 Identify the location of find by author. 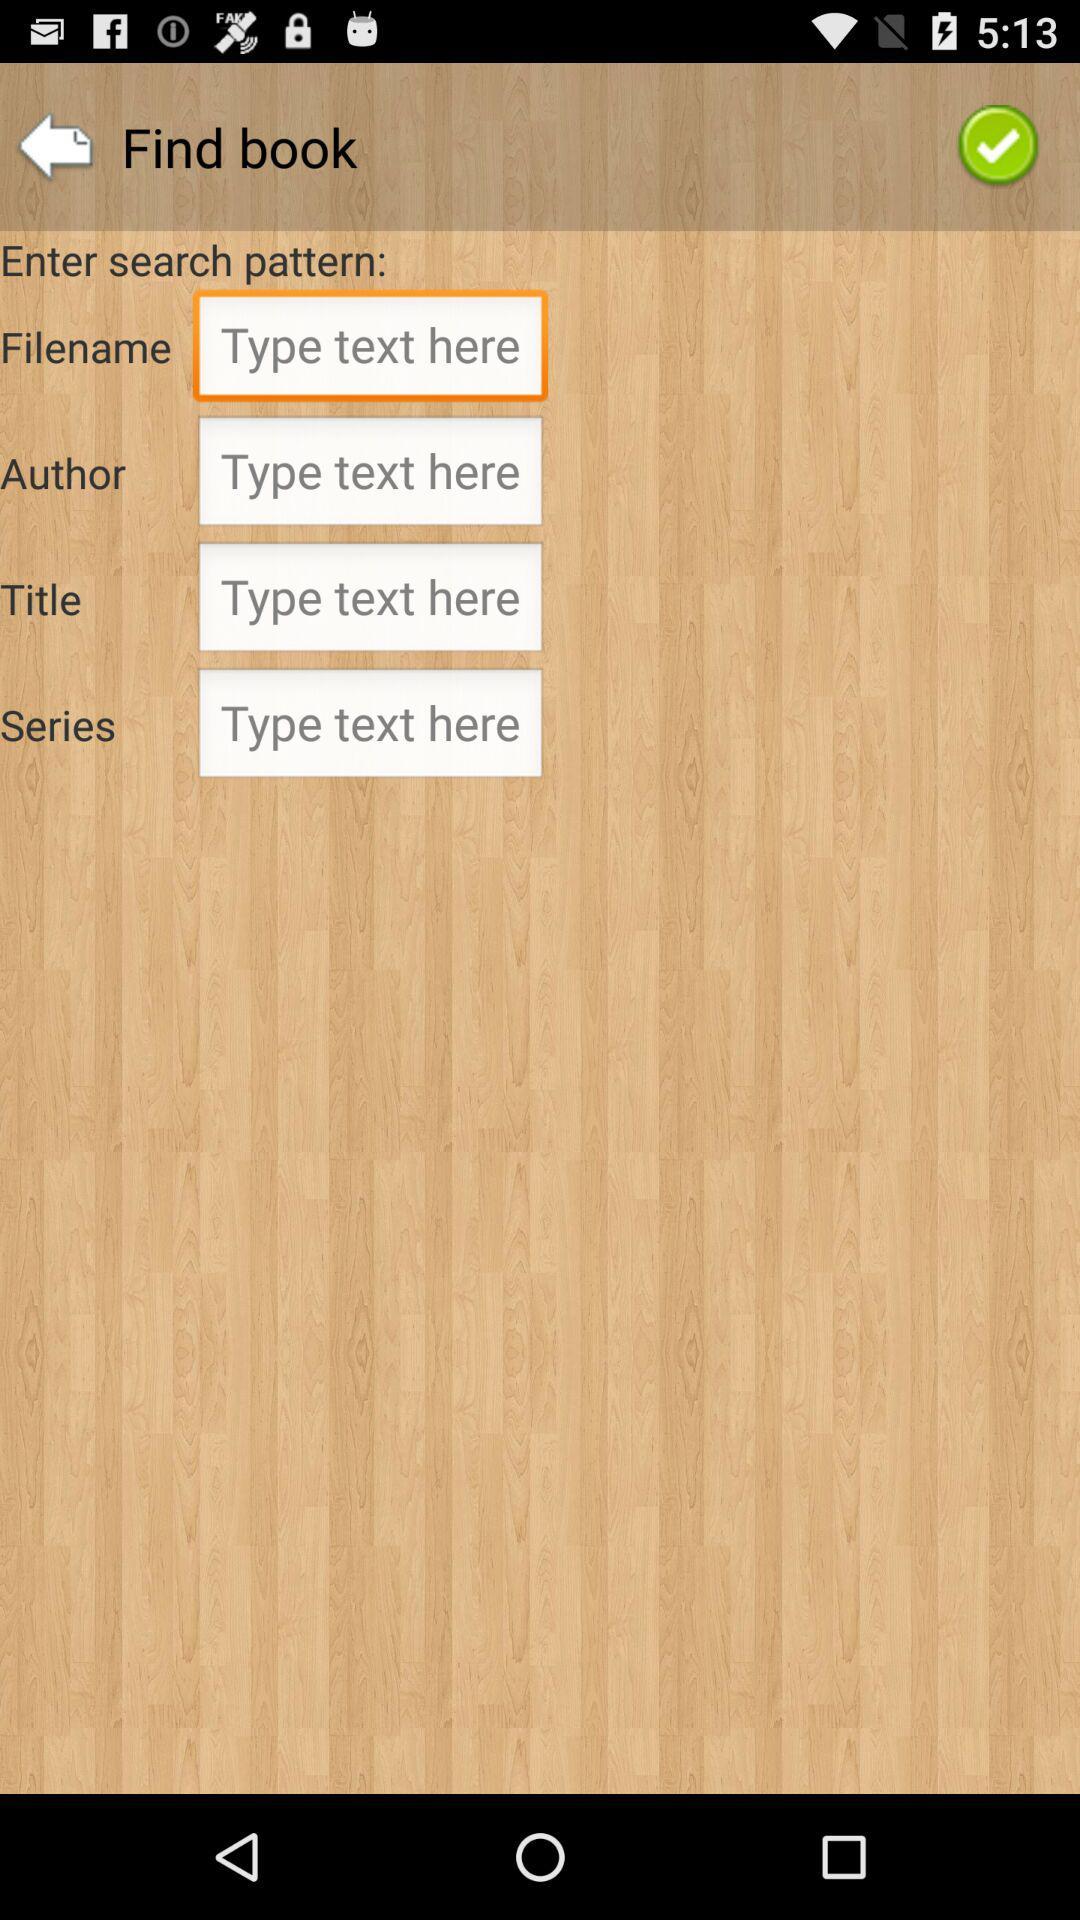
(370, 475).